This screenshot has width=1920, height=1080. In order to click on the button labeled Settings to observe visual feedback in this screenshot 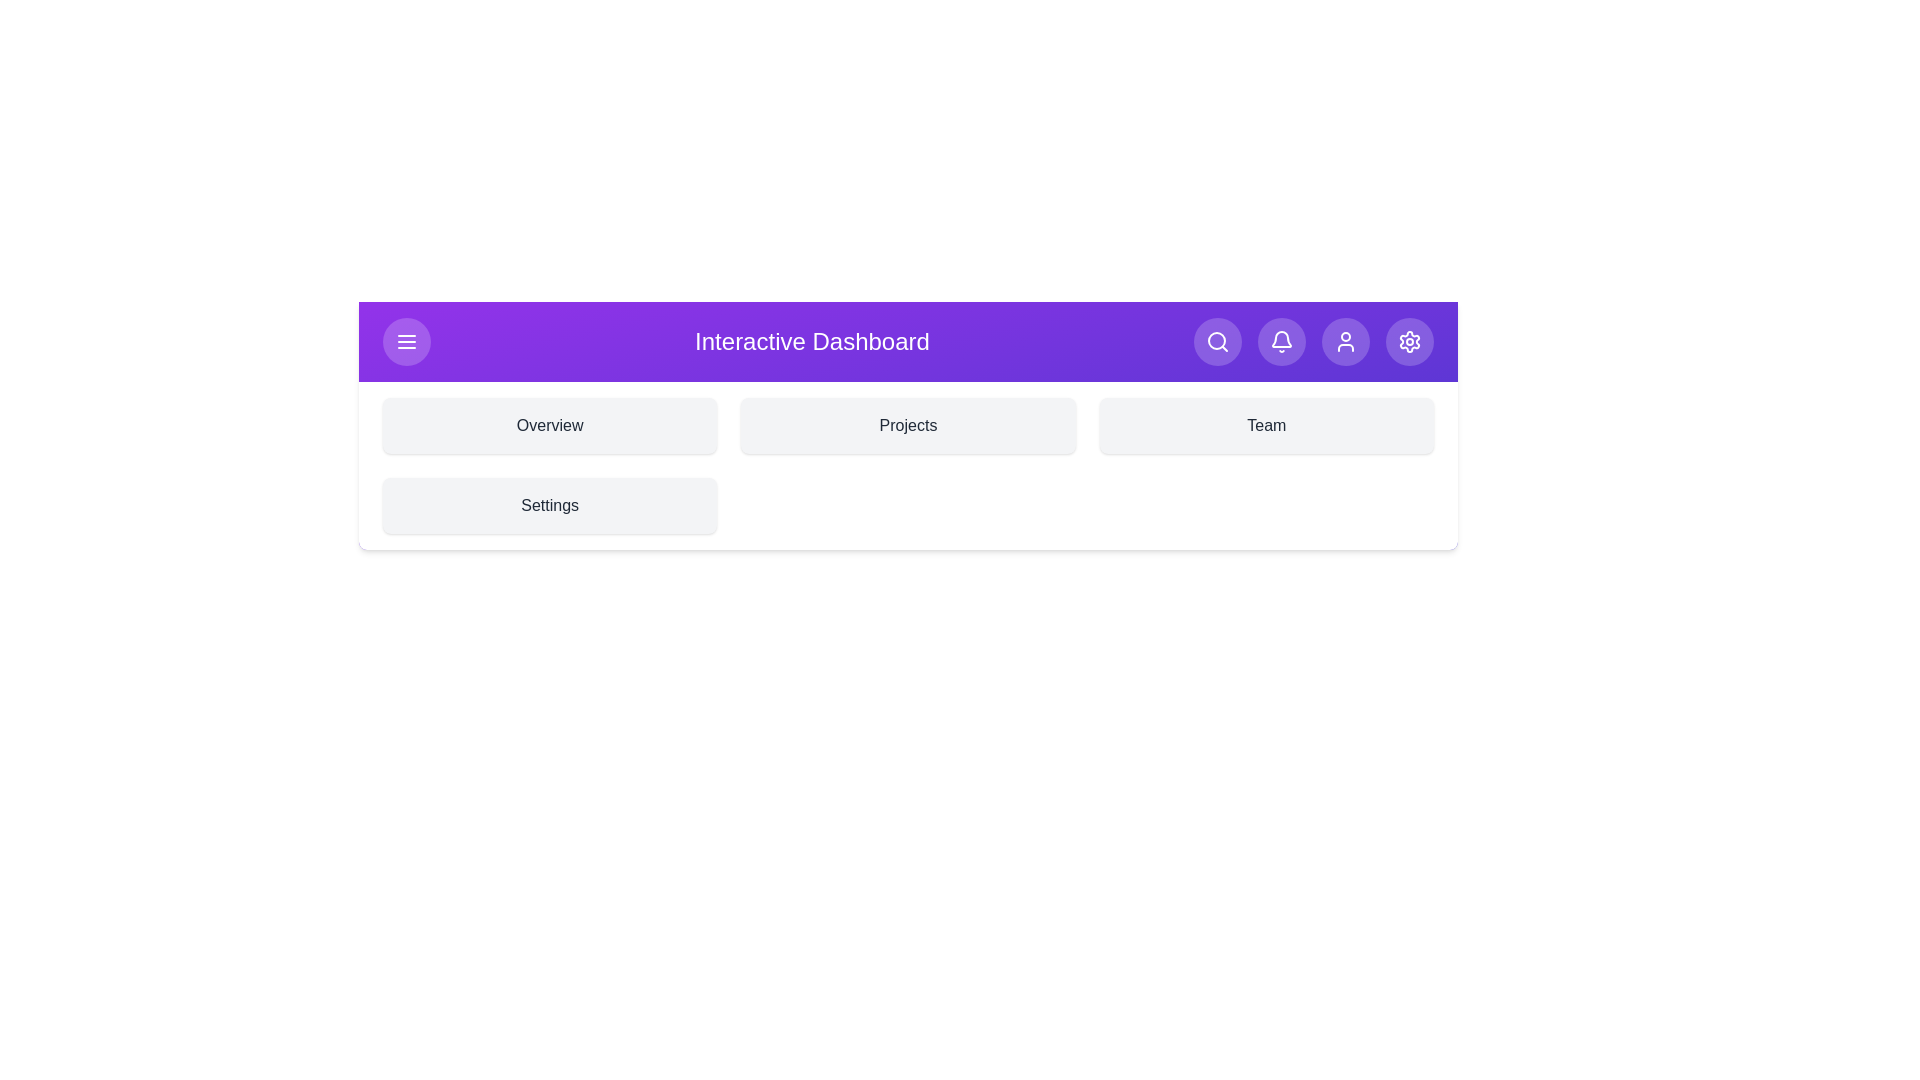, I will do `click(1408, 341)`.